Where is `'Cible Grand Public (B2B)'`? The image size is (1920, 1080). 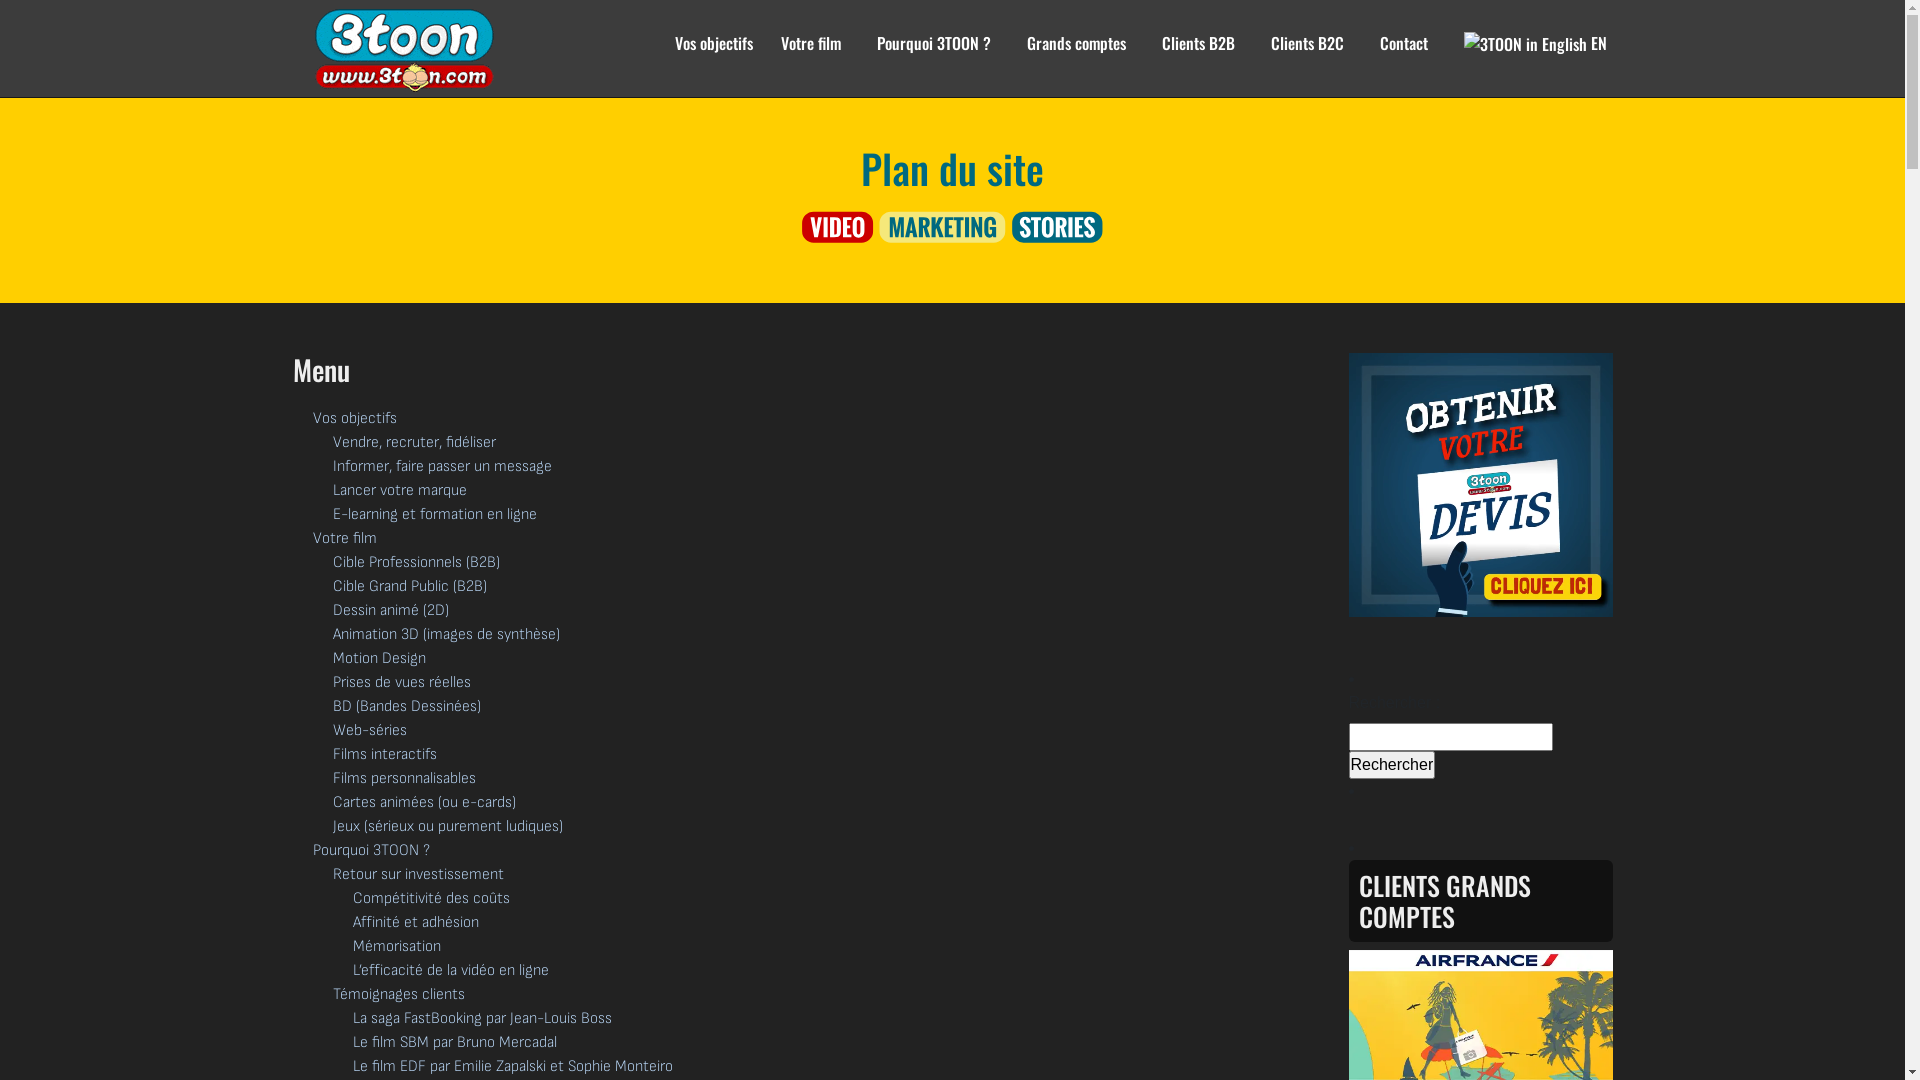 'Cible Grand Public (B2B)' is located at coordinates (331, 585).